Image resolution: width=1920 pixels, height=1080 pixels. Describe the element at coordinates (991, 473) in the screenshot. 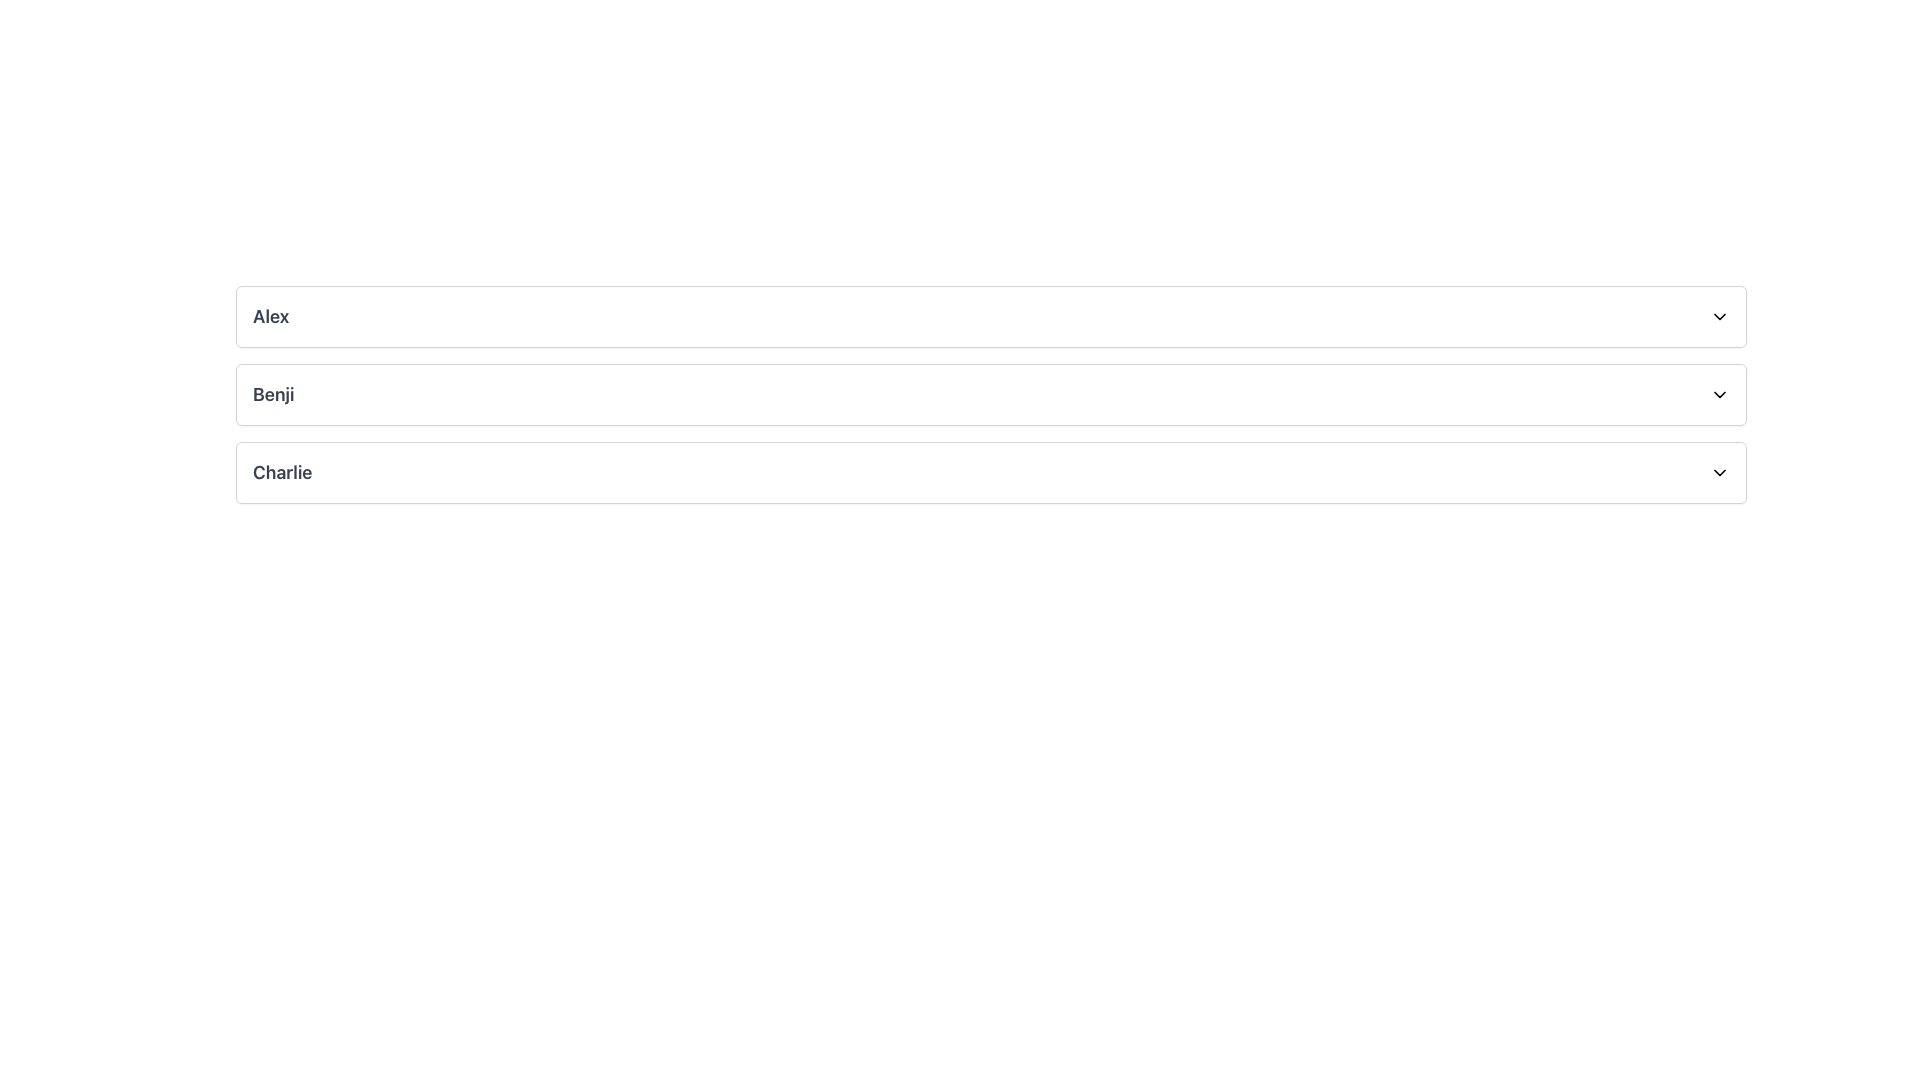

I see `the chevron of the third dropdown item located at the bottom of the list` at that location.